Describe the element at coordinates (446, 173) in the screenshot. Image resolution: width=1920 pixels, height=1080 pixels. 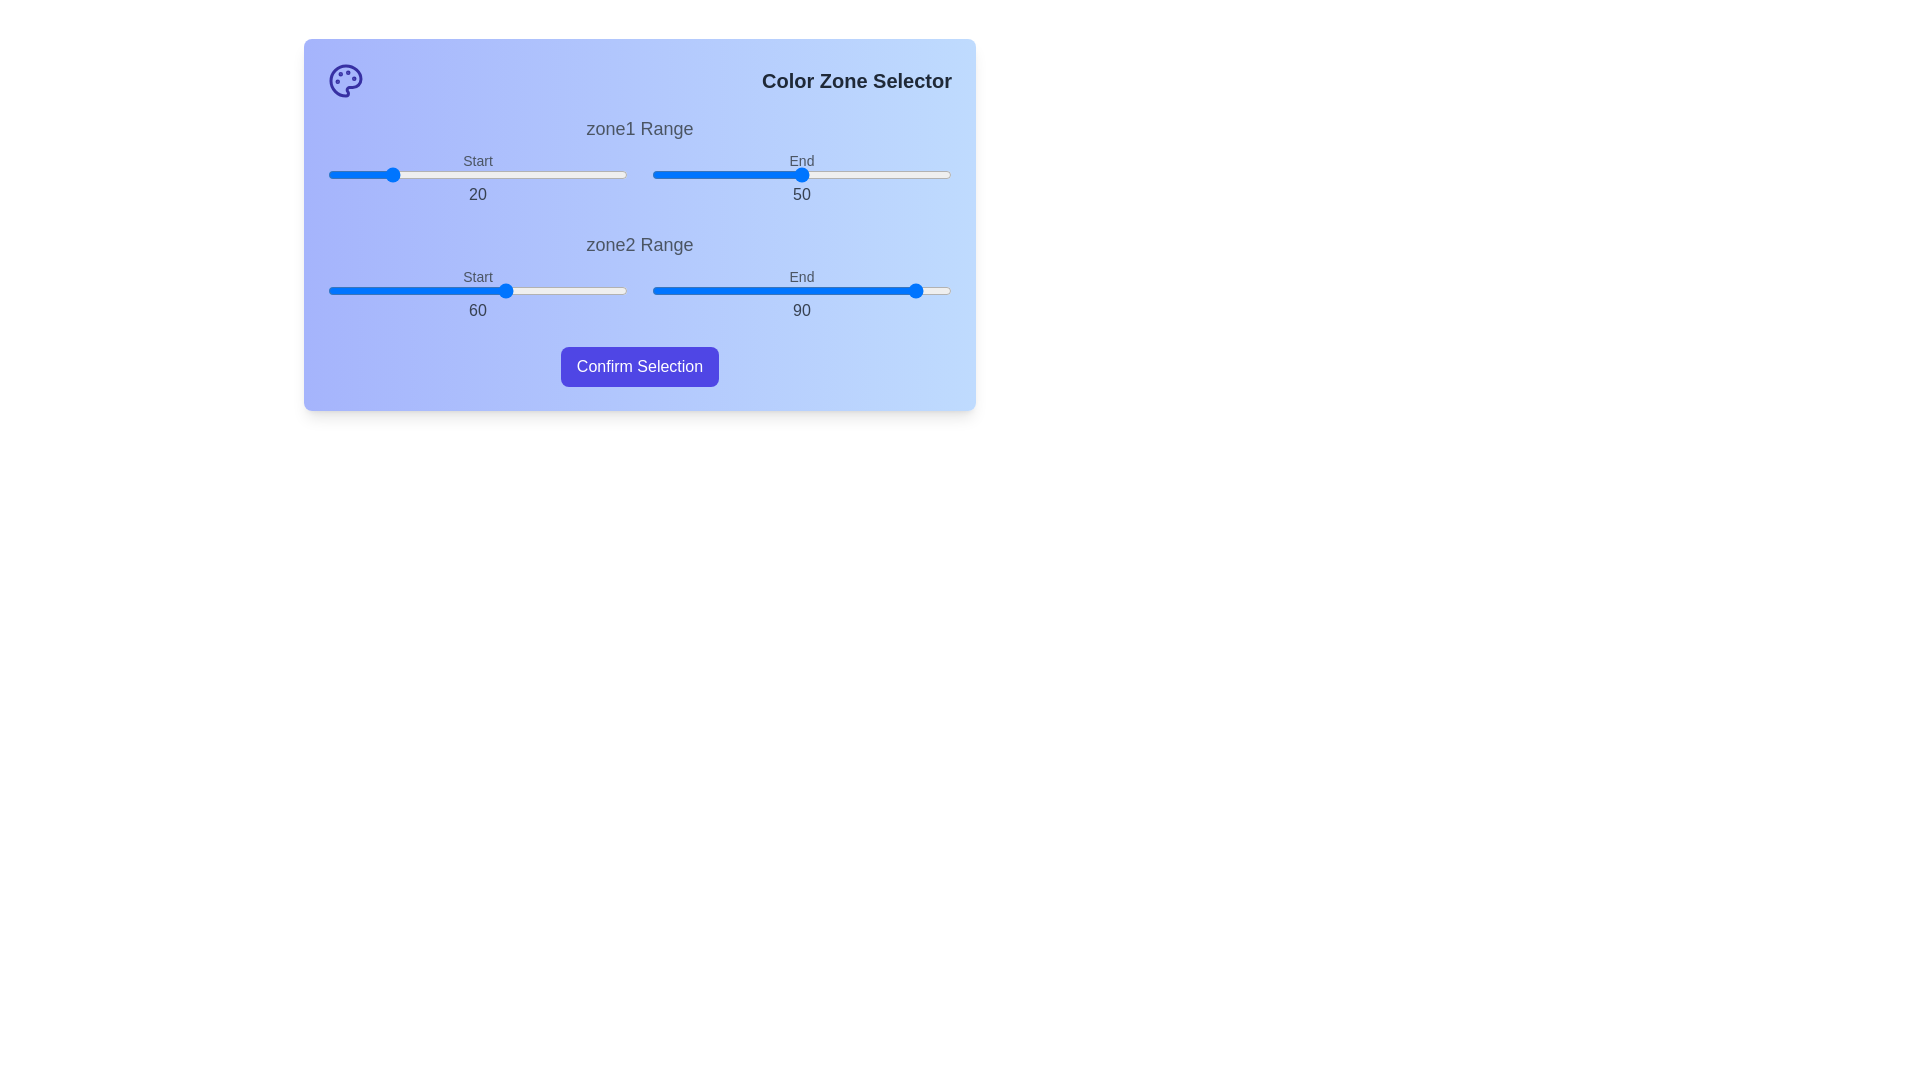
I see `the start range slider for zone1 to 40` at that location.